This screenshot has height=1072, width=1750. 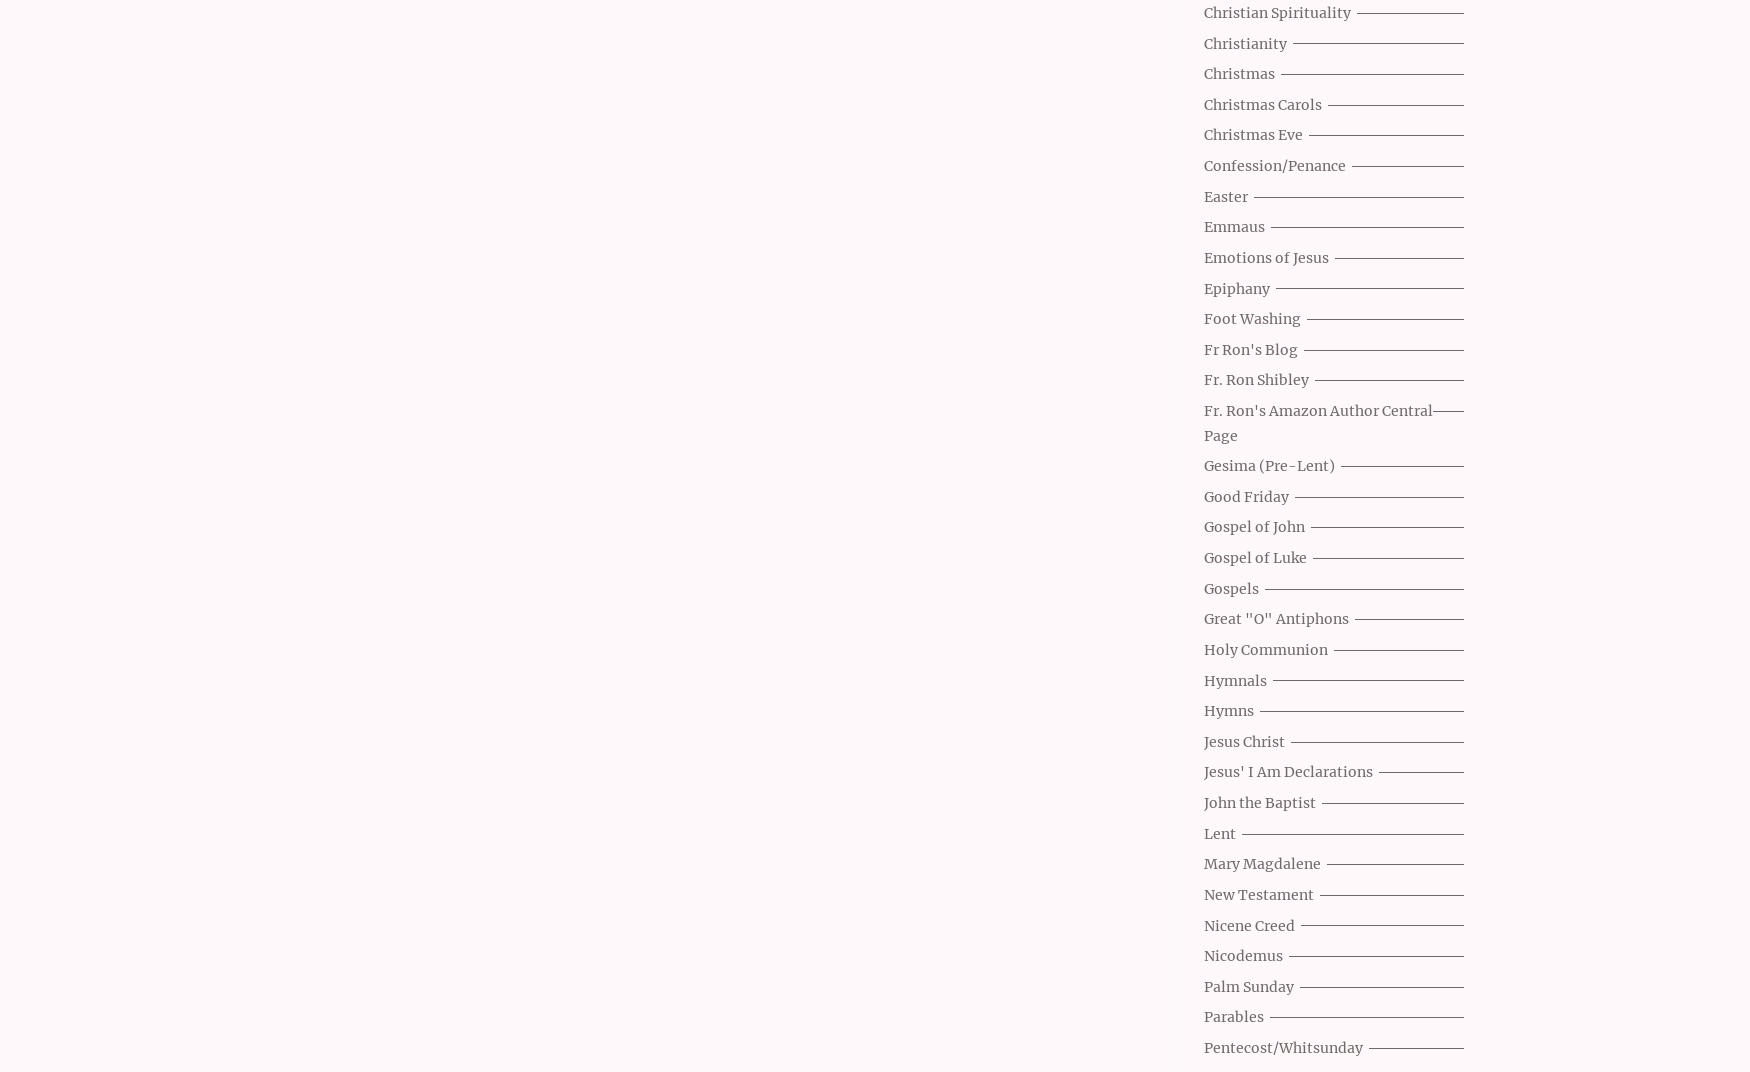 I want to click on 'Emotions of Jesus', so click(x=1265, y=256).